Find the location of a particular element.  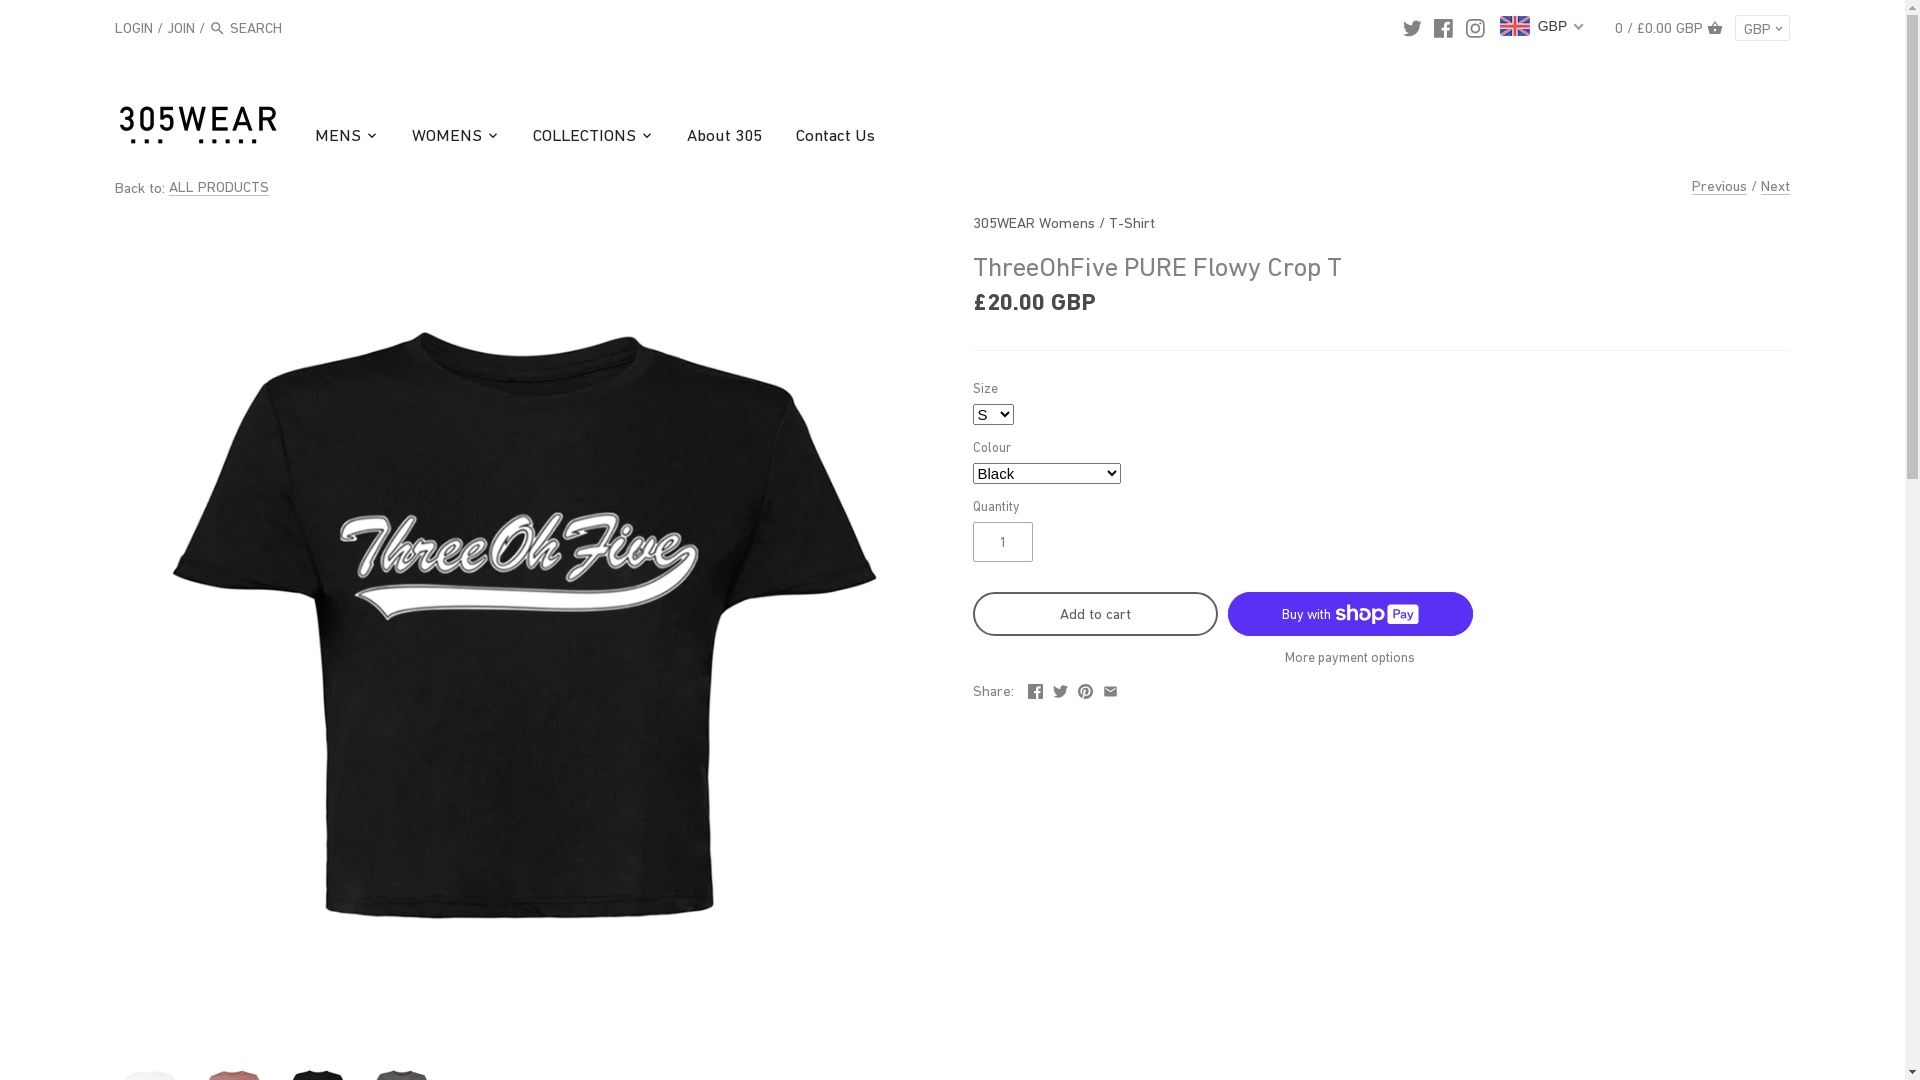

'305WEAR Womens' is located at coordinates (1032, 222).